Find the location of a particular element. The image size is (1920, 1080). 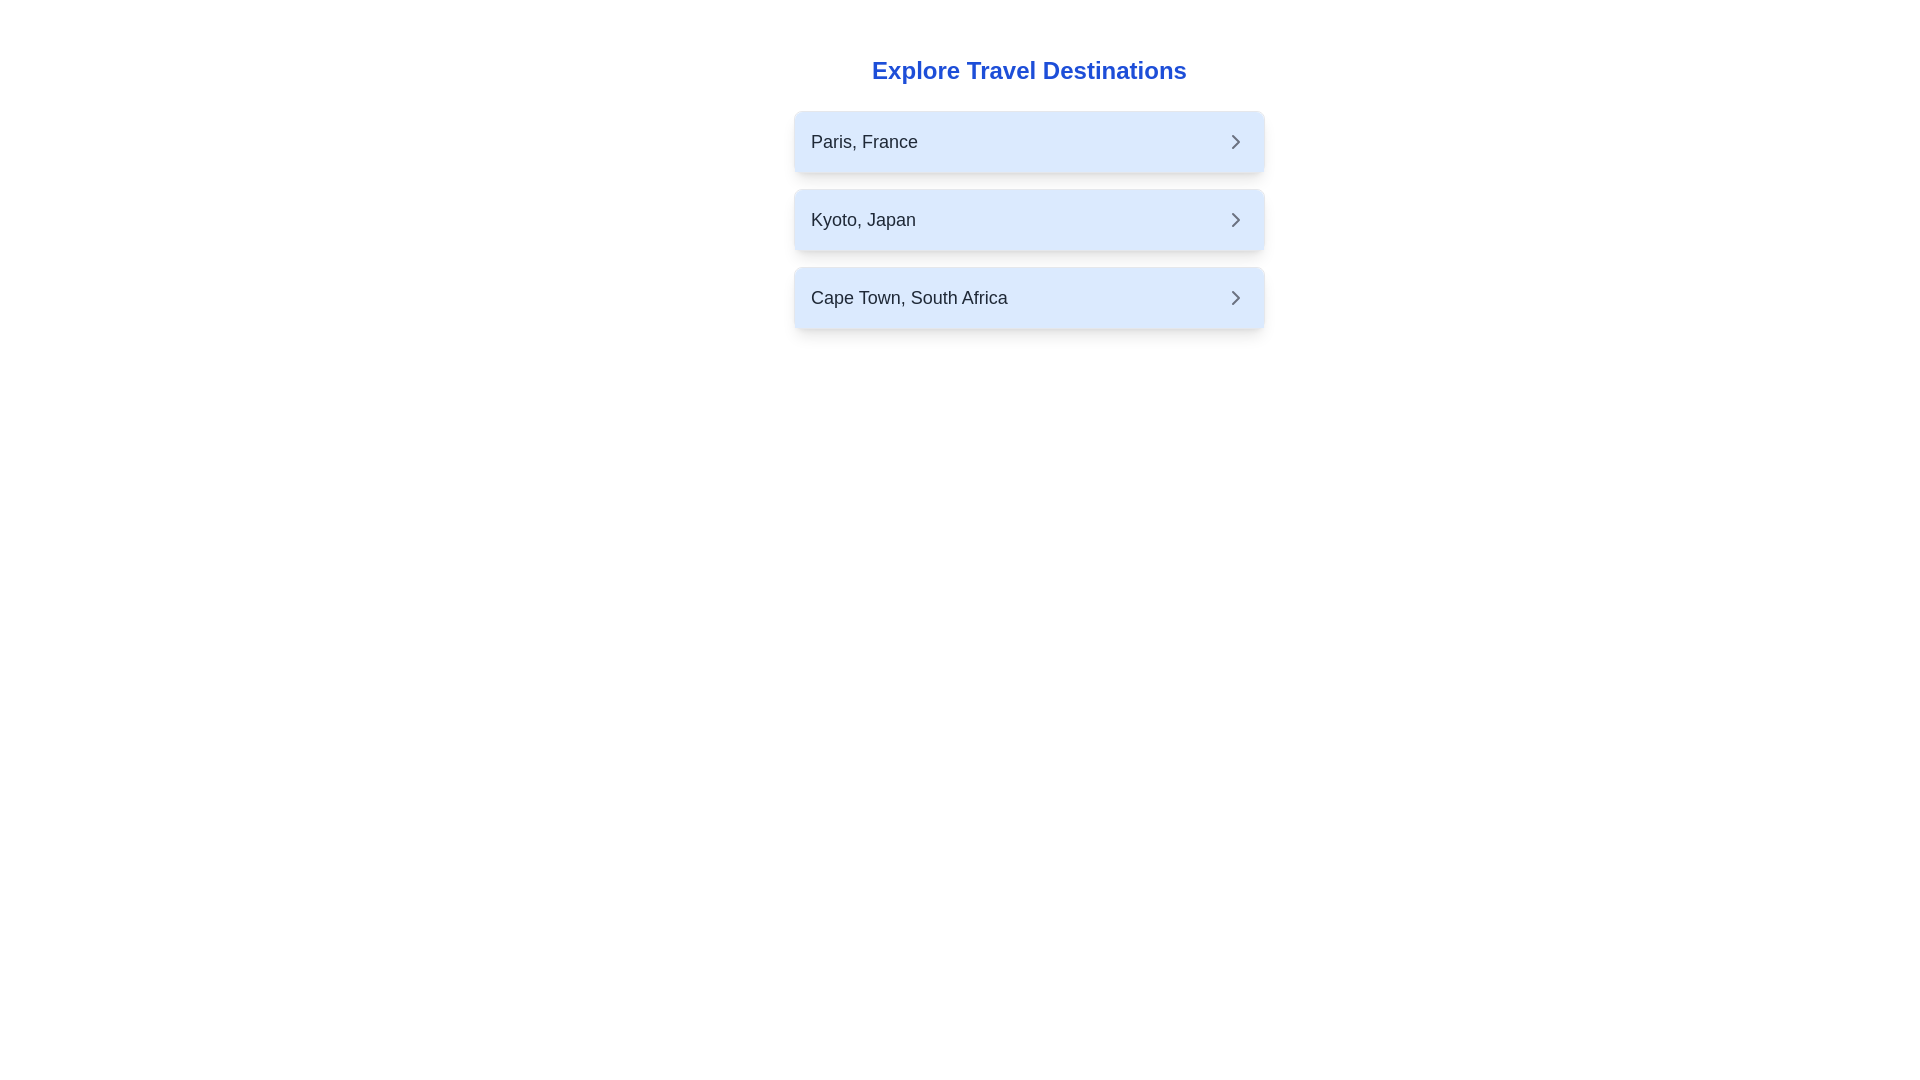

the rightward-pointing chevron icon within the rectangular button labeled 'Kyoto, Japan' is located at coordinates (1235, 219).